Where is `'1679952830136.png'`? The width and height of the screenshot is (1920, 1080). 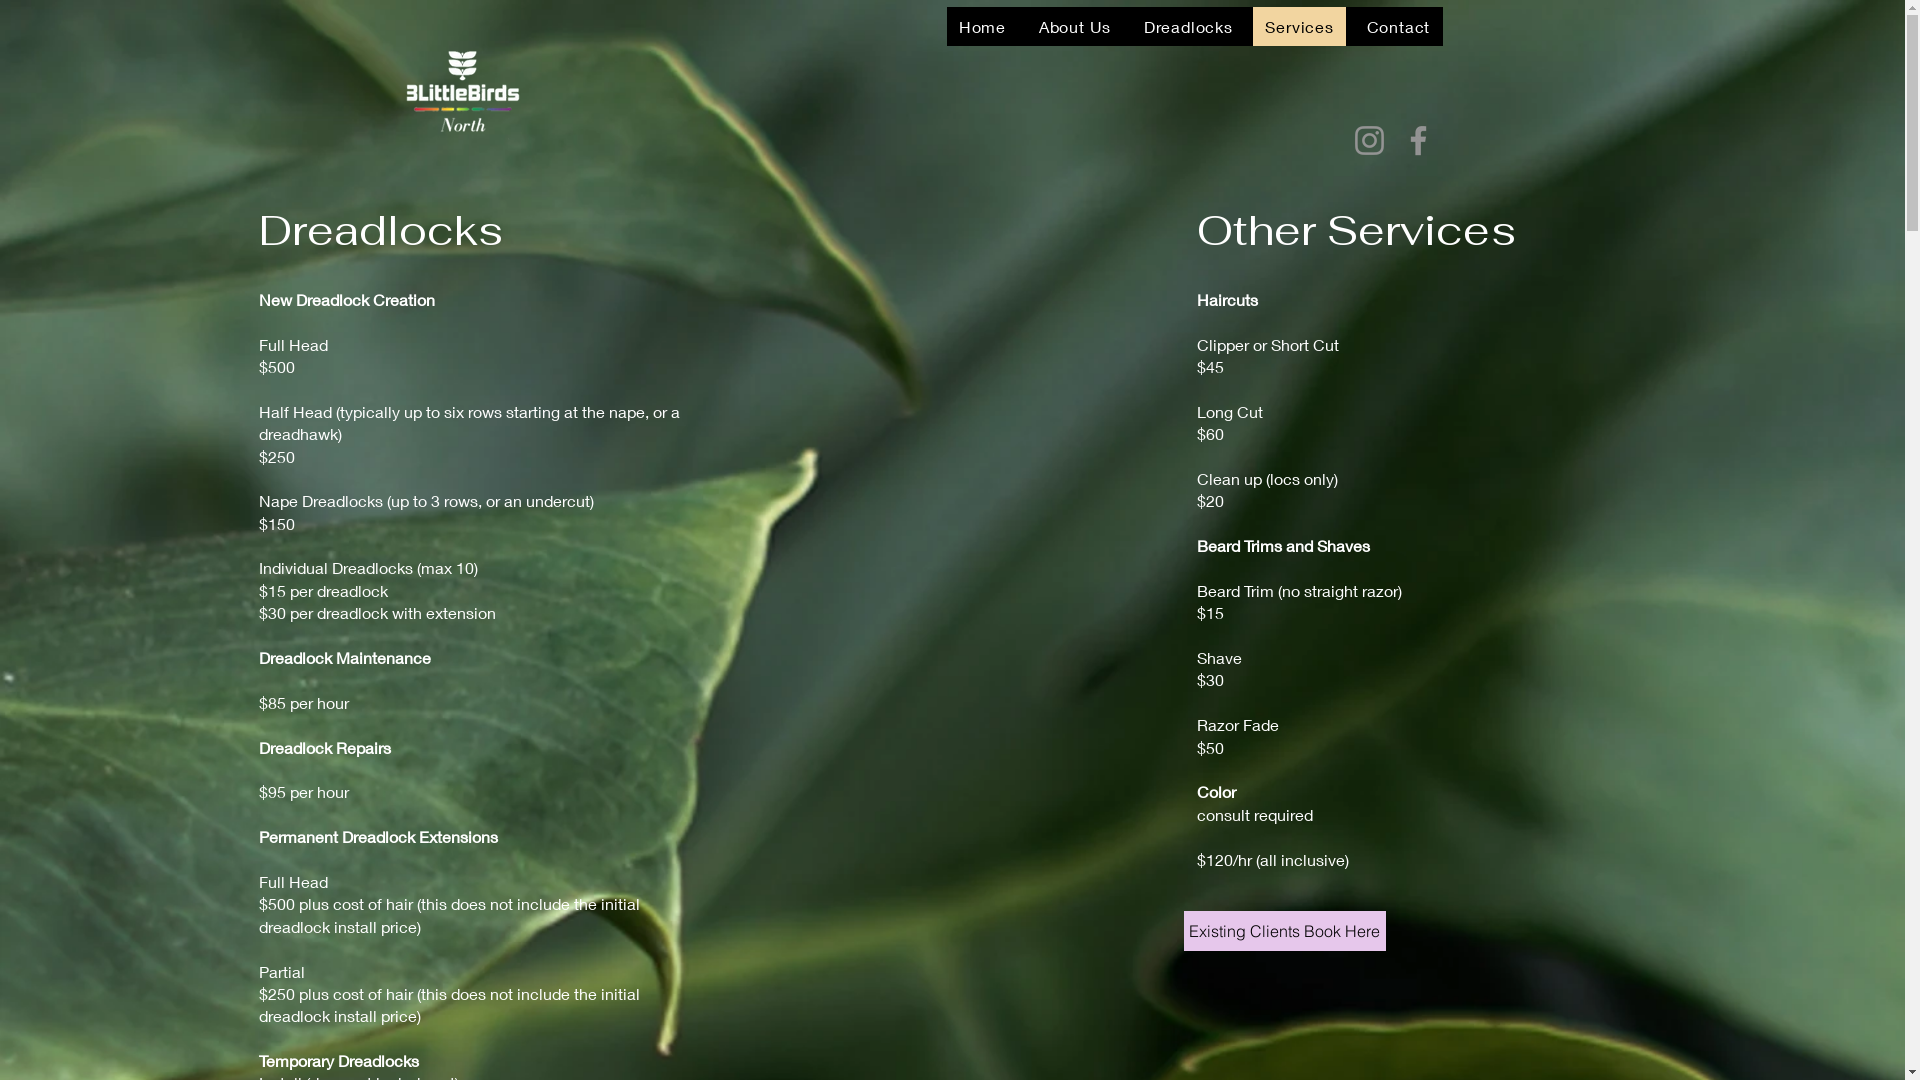 '1679952830136.png' is located at coordinates (462, 94).